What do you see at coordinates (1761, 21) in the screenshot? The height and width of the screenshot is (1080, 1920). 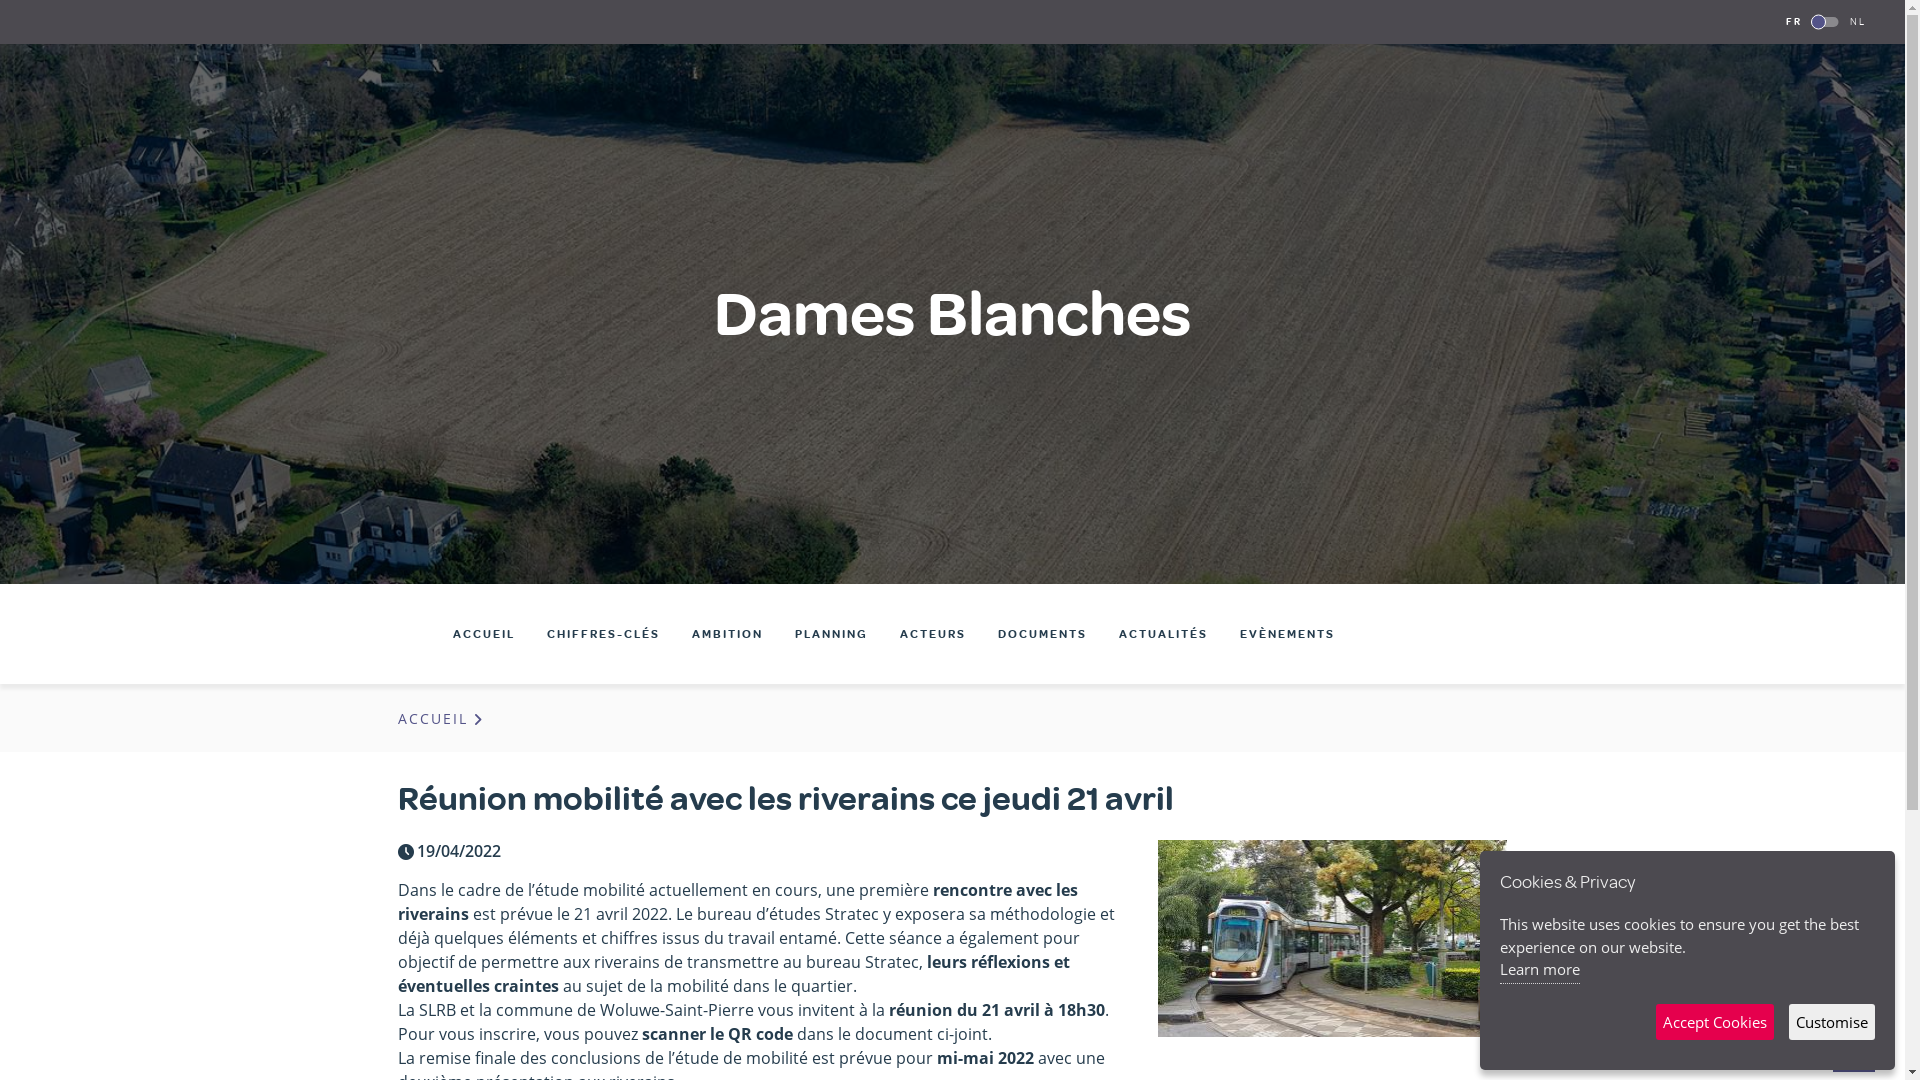 I see `'FR'` at bounding box center [1761, 21].